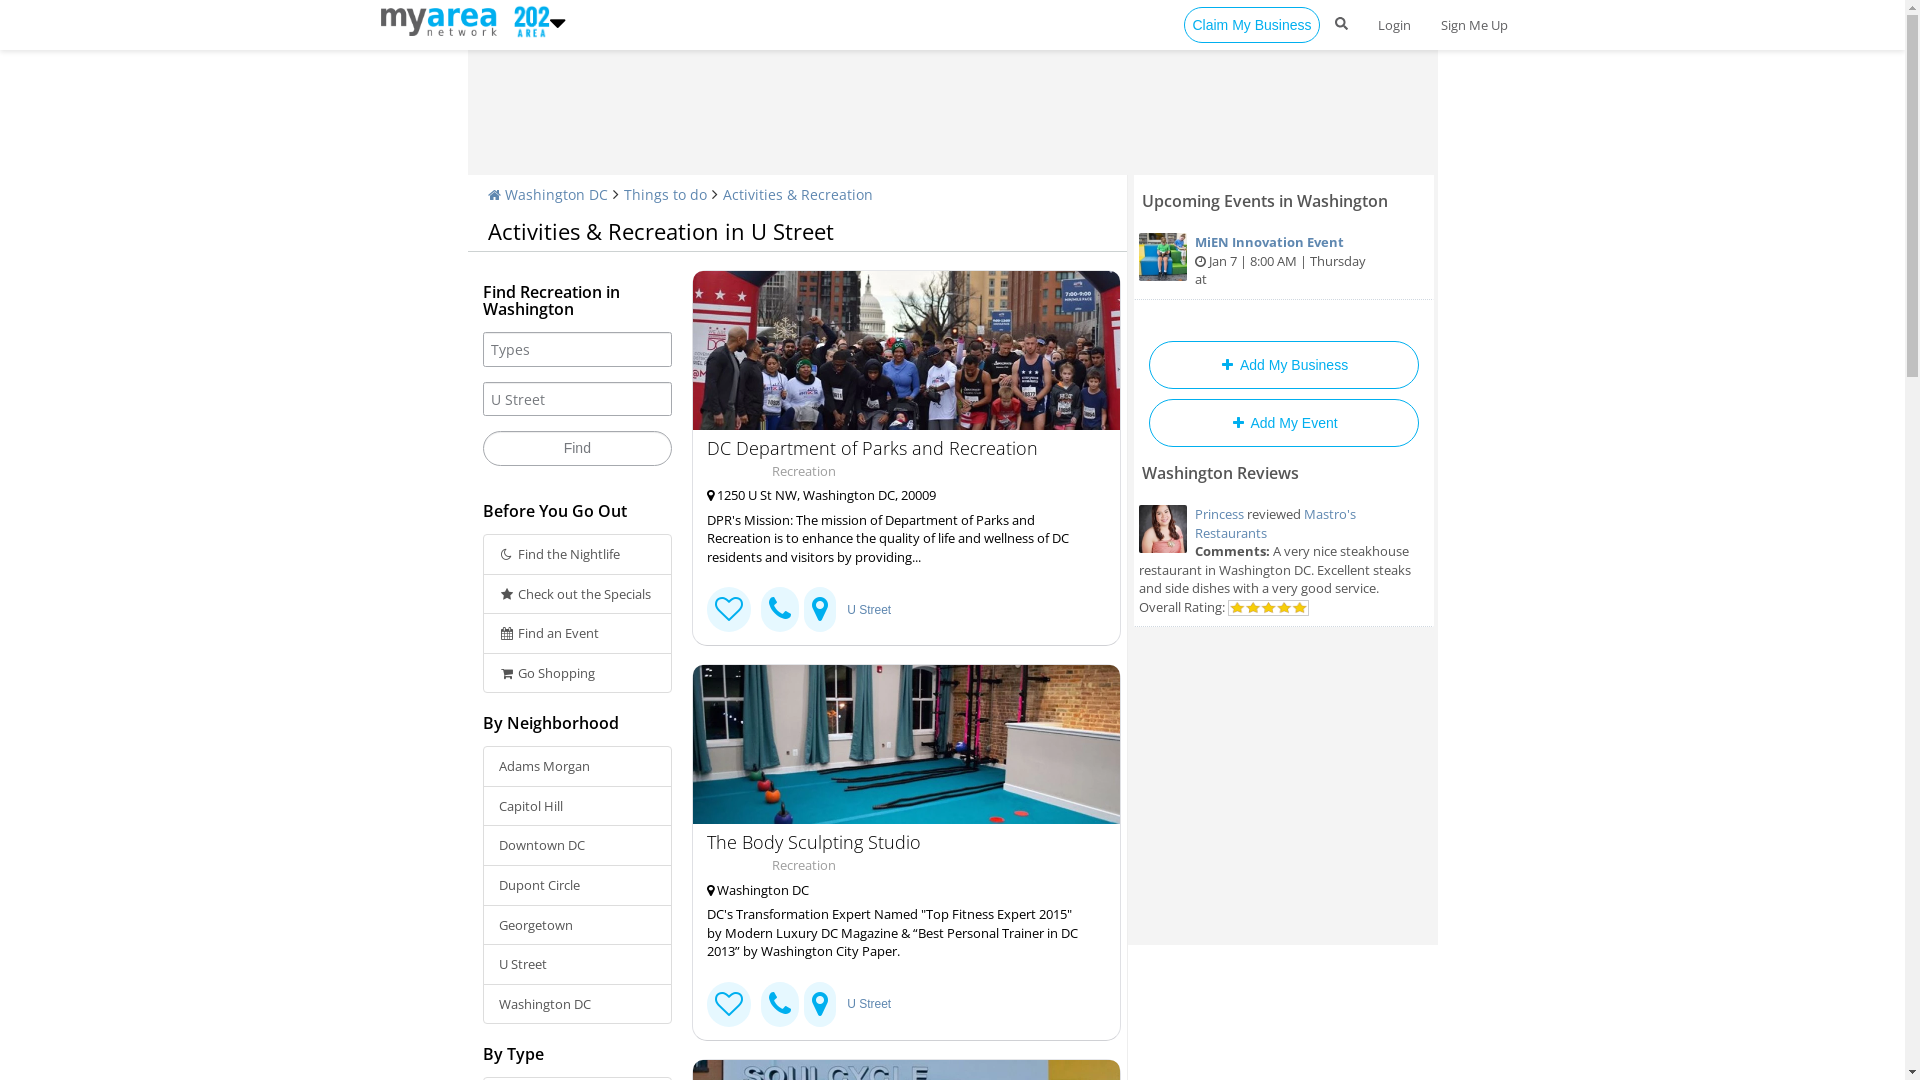 The height and width of the screenshot is (1080, 1920). I want to click on 'Downtown DC', so click(575, 845).